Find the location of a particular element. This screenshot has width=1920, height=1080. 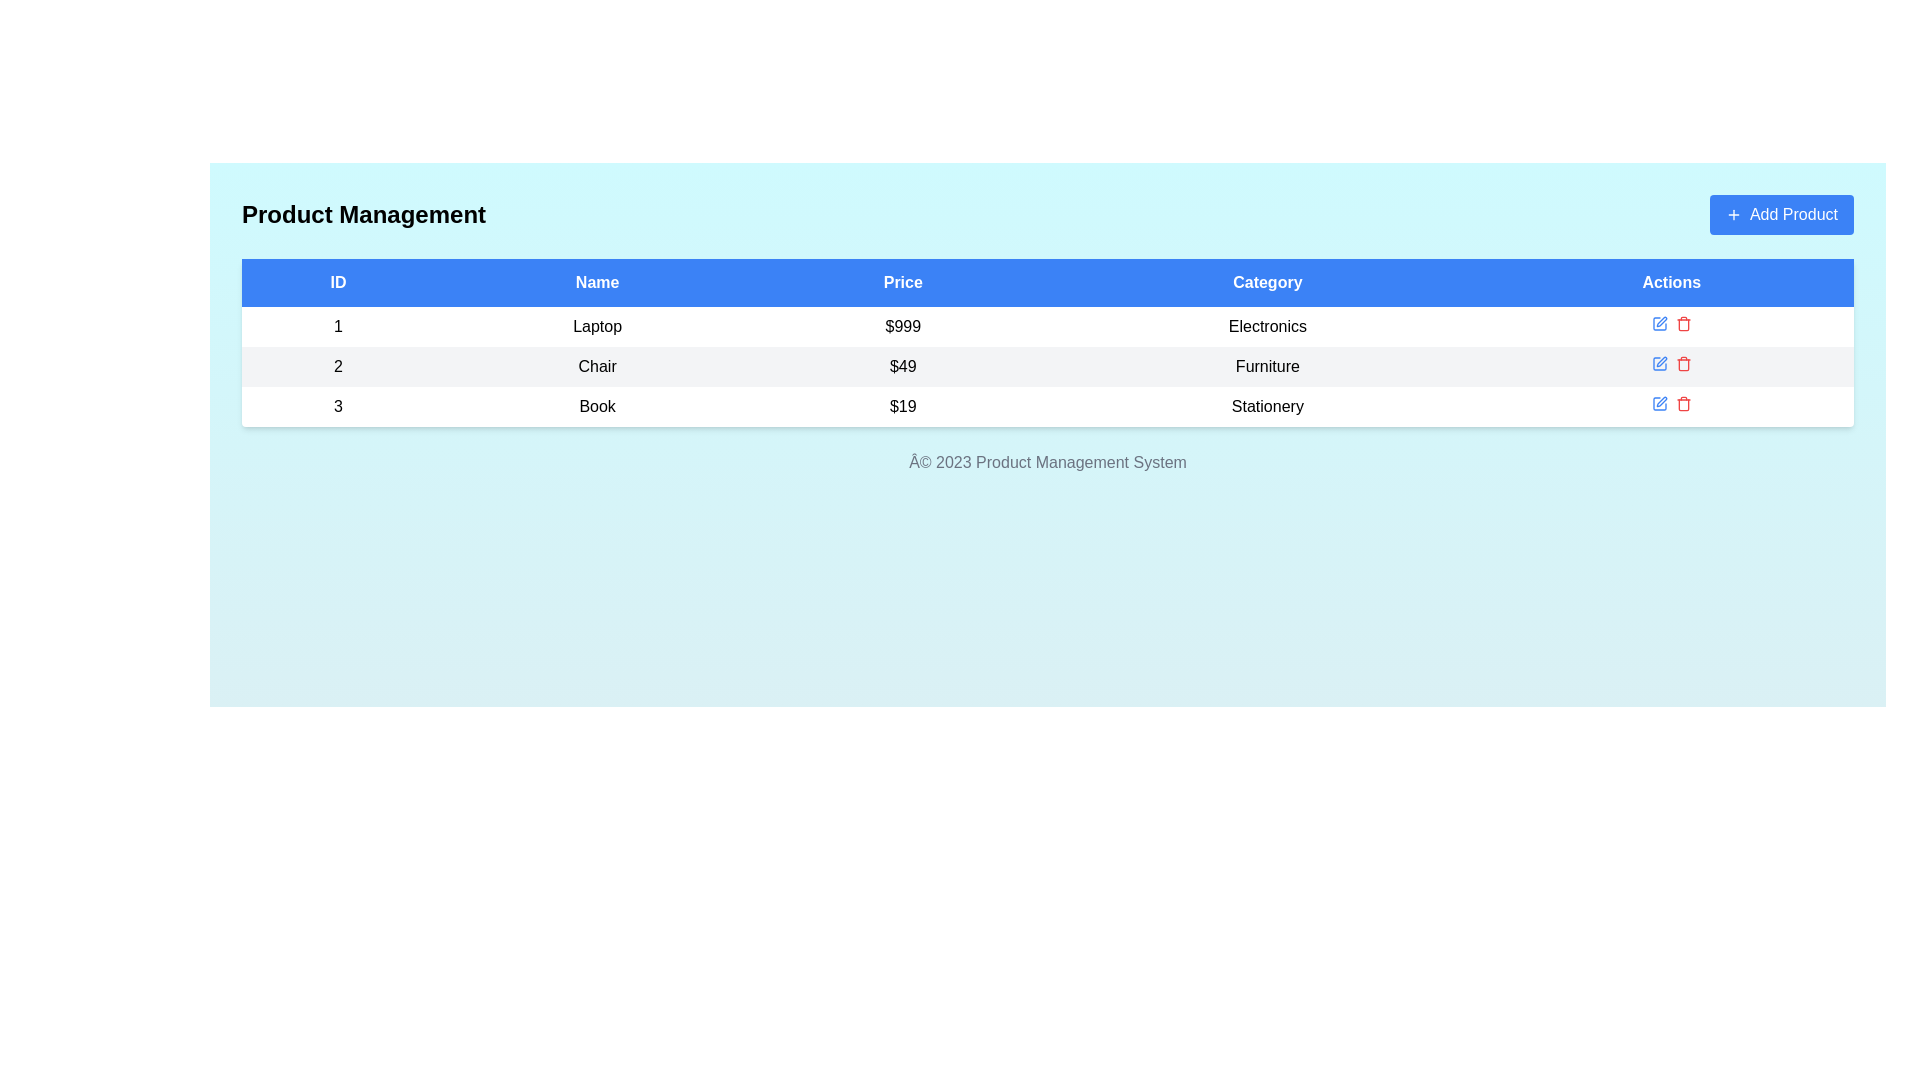

the edit button for the 'Chair' product entry, which is the first interactive icon in the rightmost 'Actions' column of the second row of the table is located at coordinates (1659, 363).